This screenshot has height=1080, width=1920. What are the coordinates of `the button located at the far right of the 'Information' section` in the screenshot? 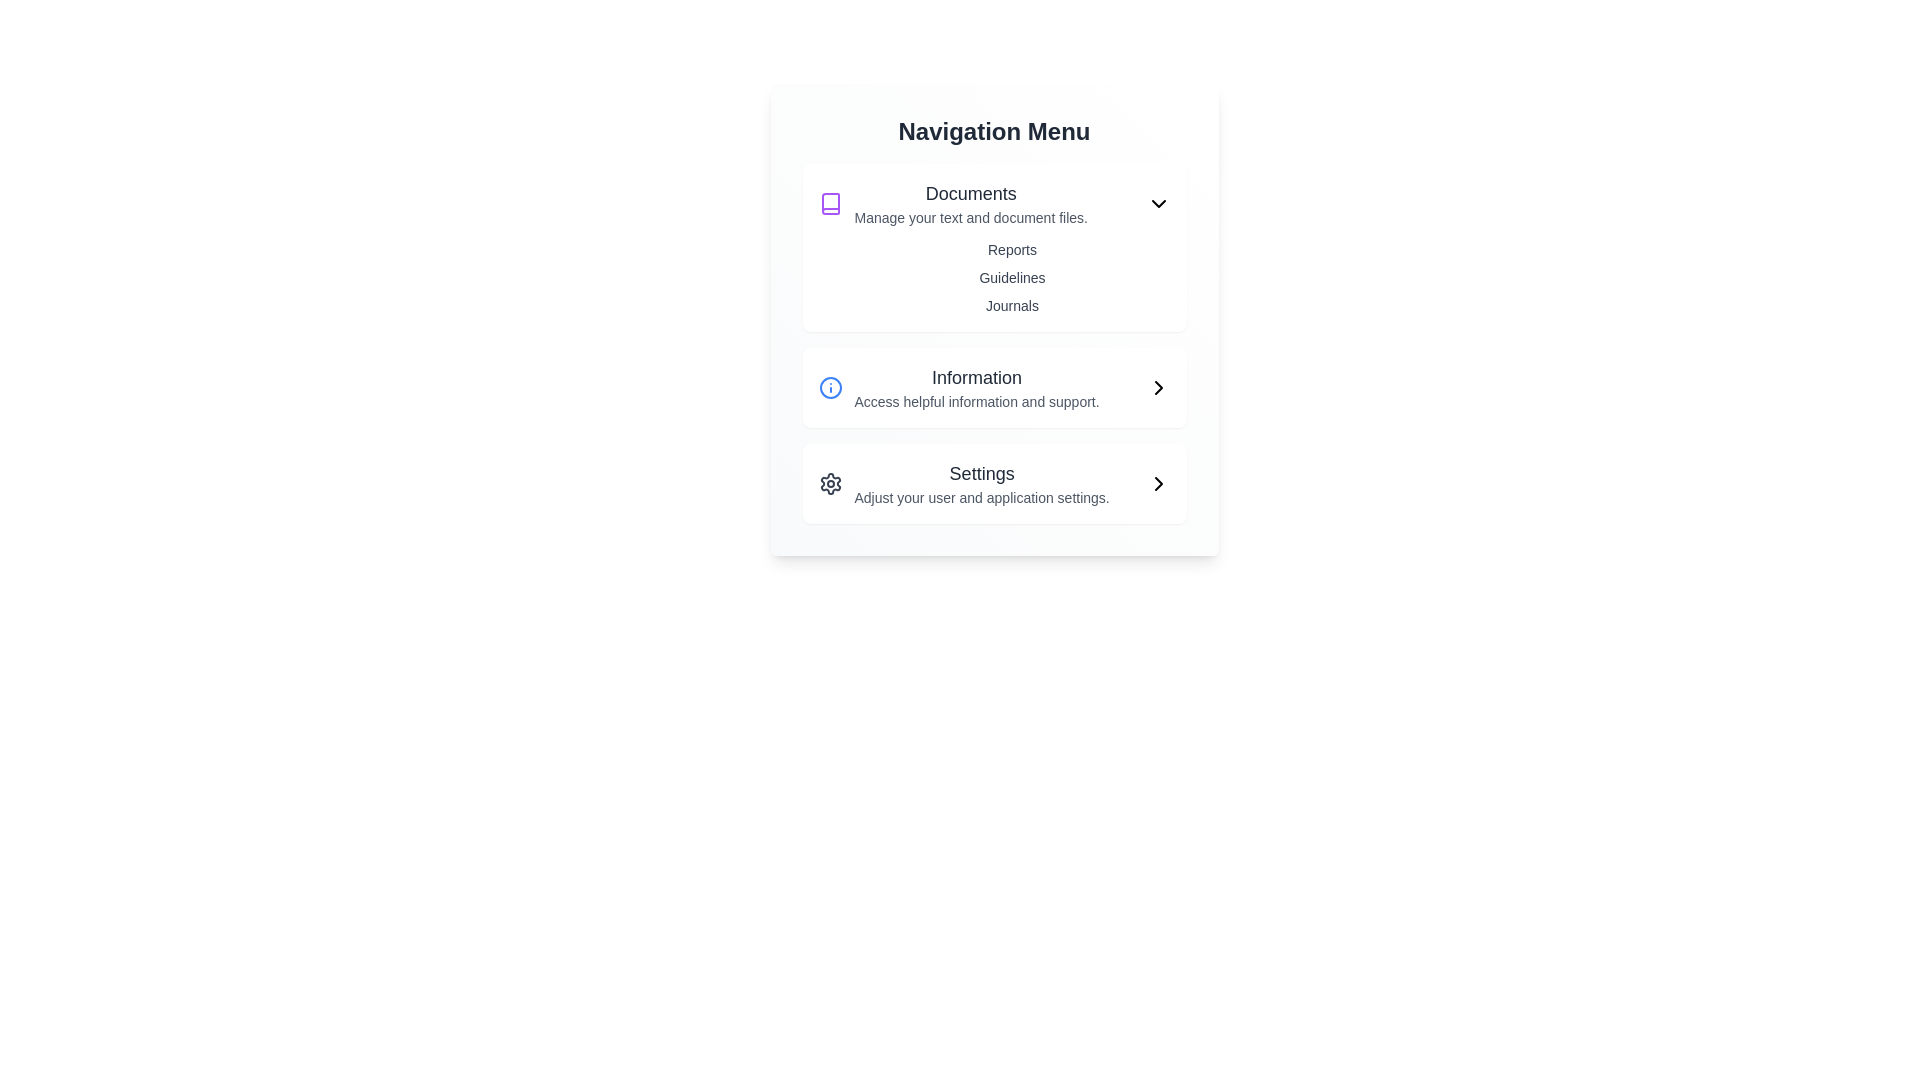 It's located at (1158, 388).